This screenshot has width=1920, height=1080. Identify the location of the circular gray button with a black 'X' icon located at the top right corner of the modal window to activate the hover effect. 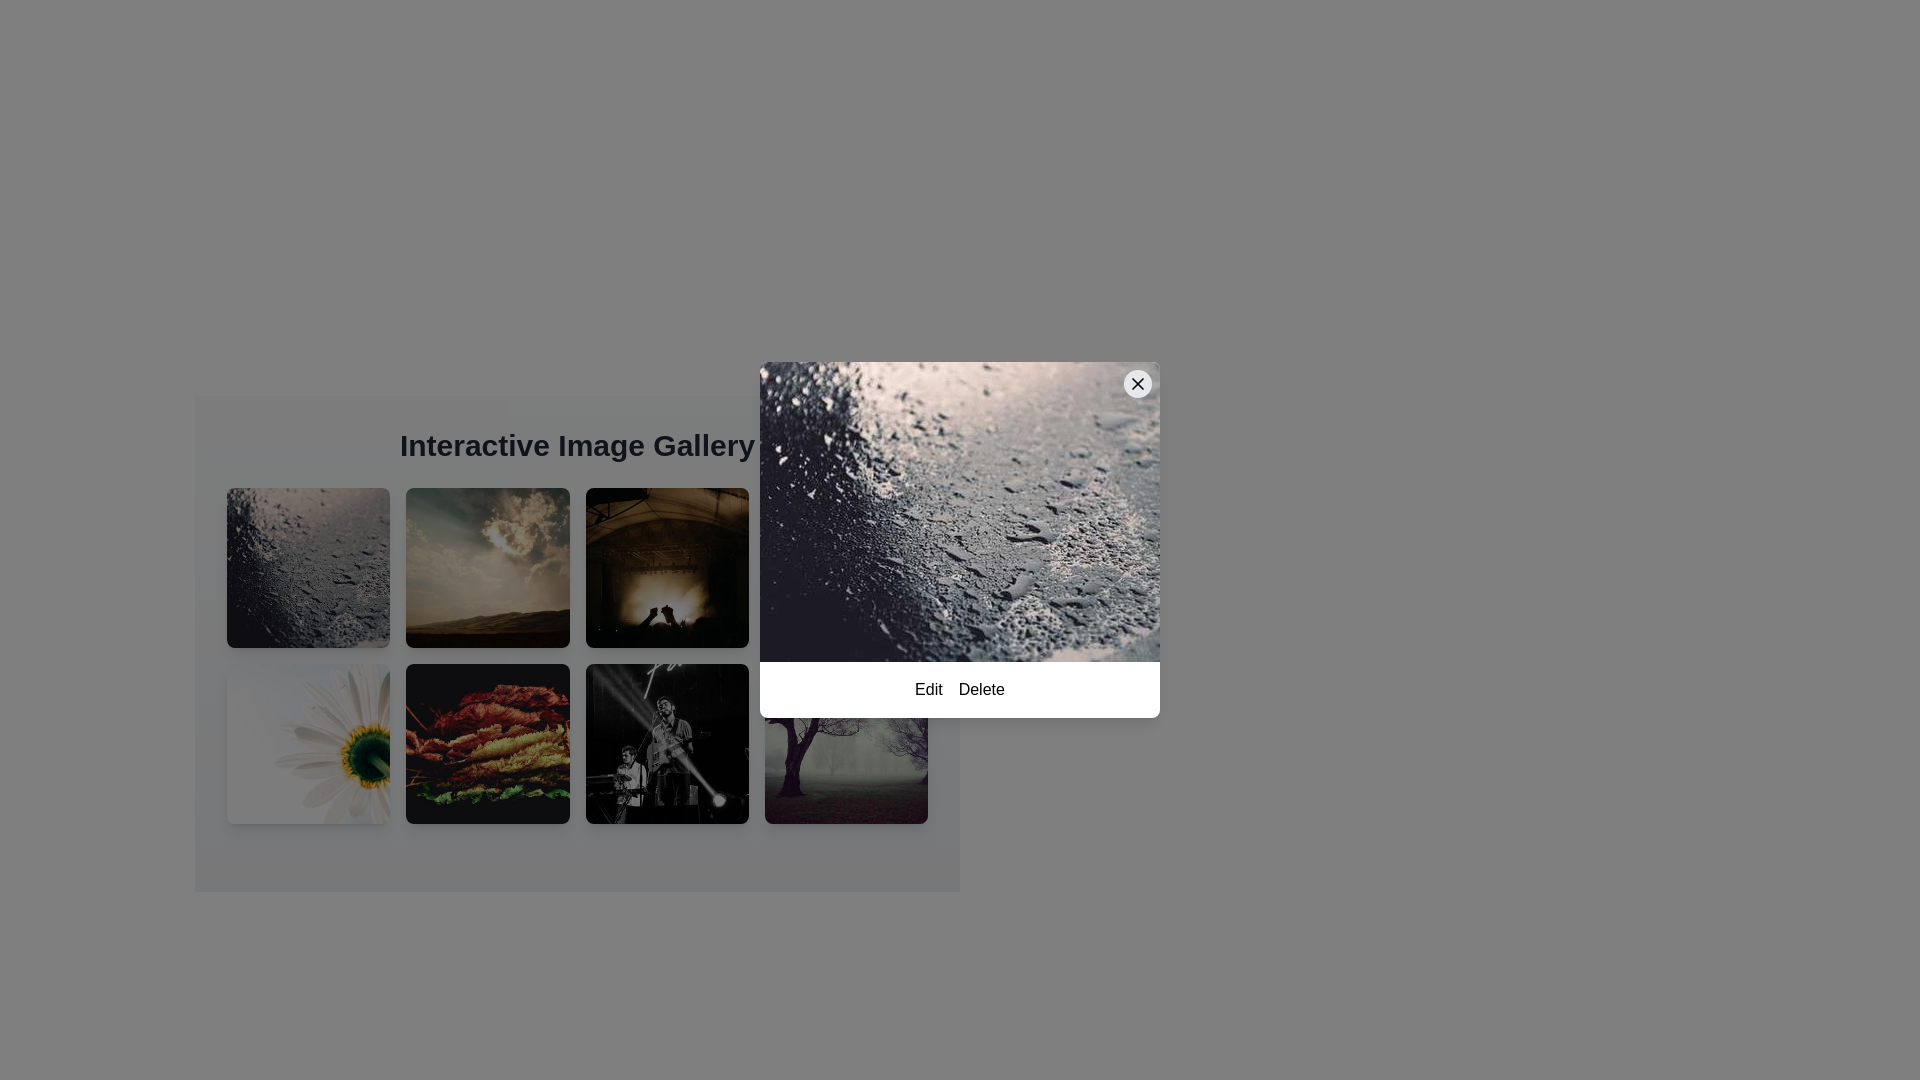
(1137, 384).